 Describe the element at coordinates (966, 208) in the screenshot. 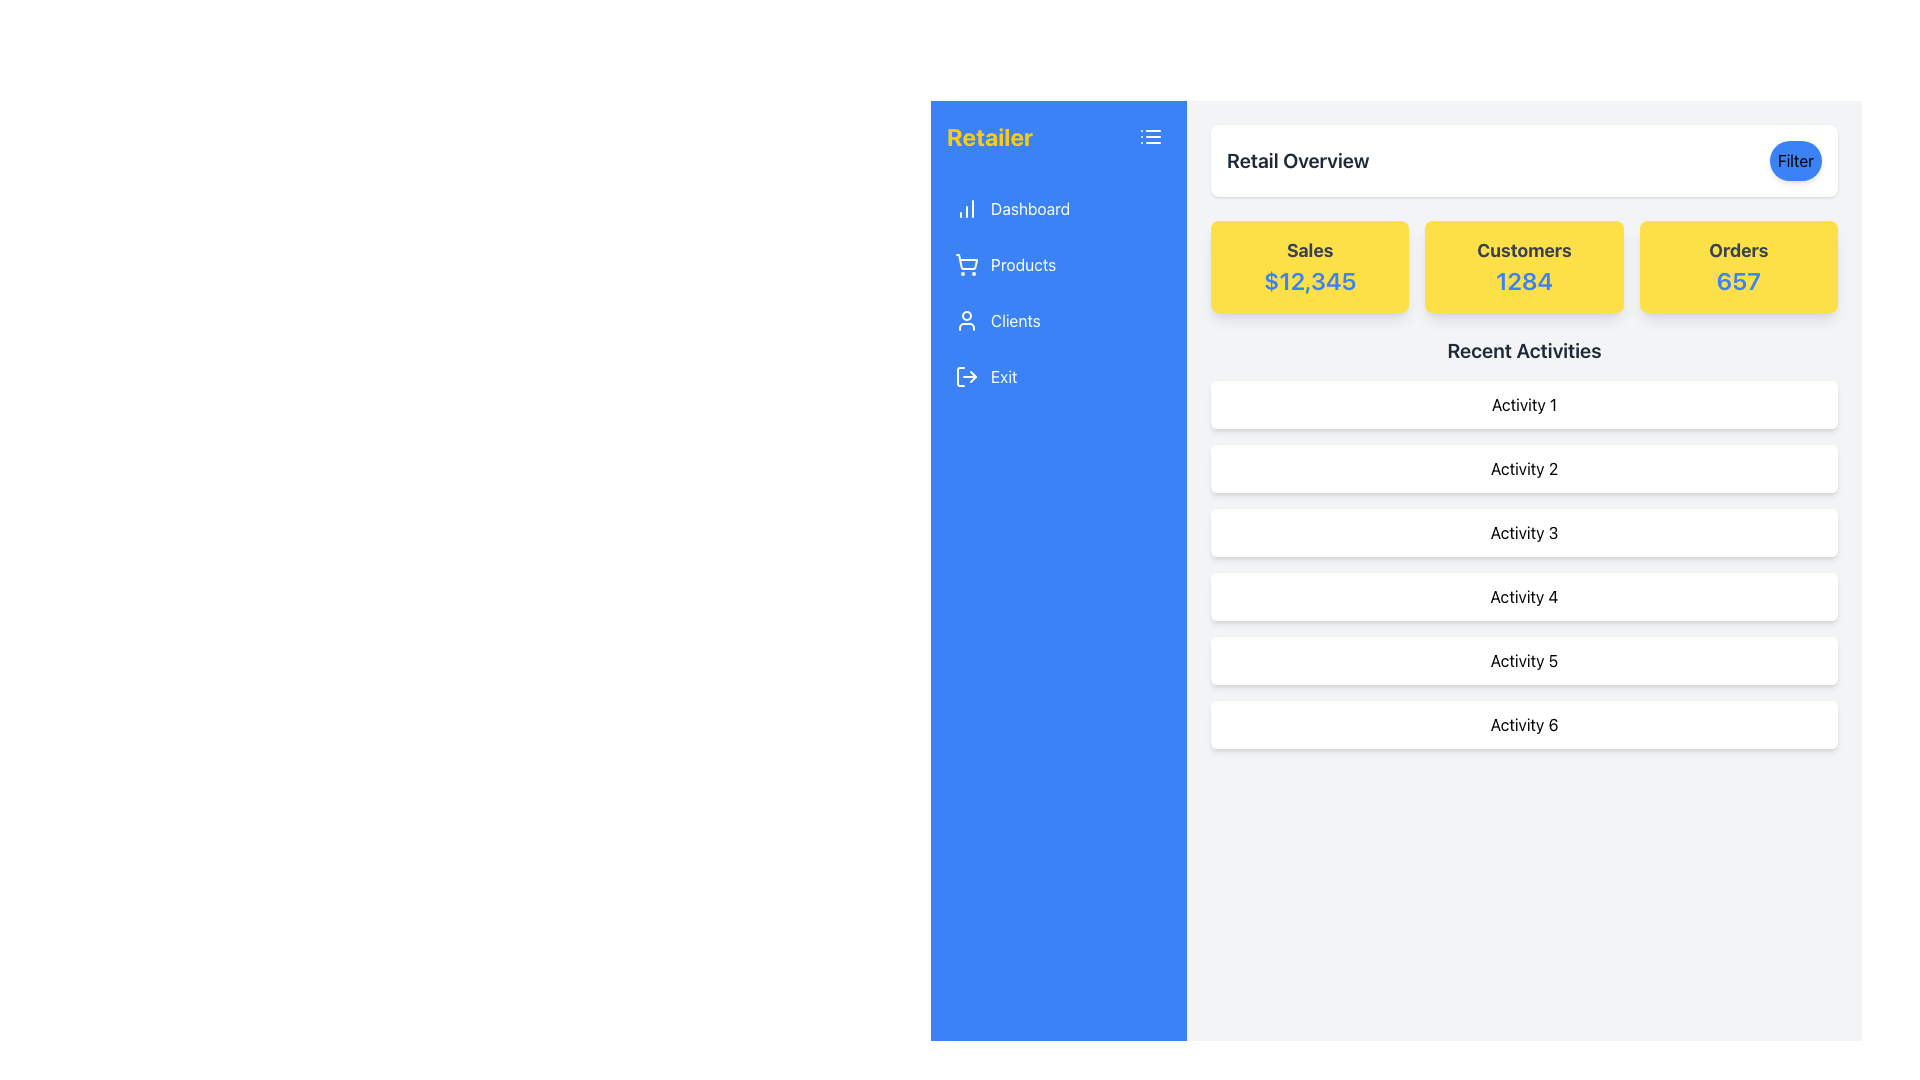

I see `the 'Dashboard' icon in the left sidebar` at that location.